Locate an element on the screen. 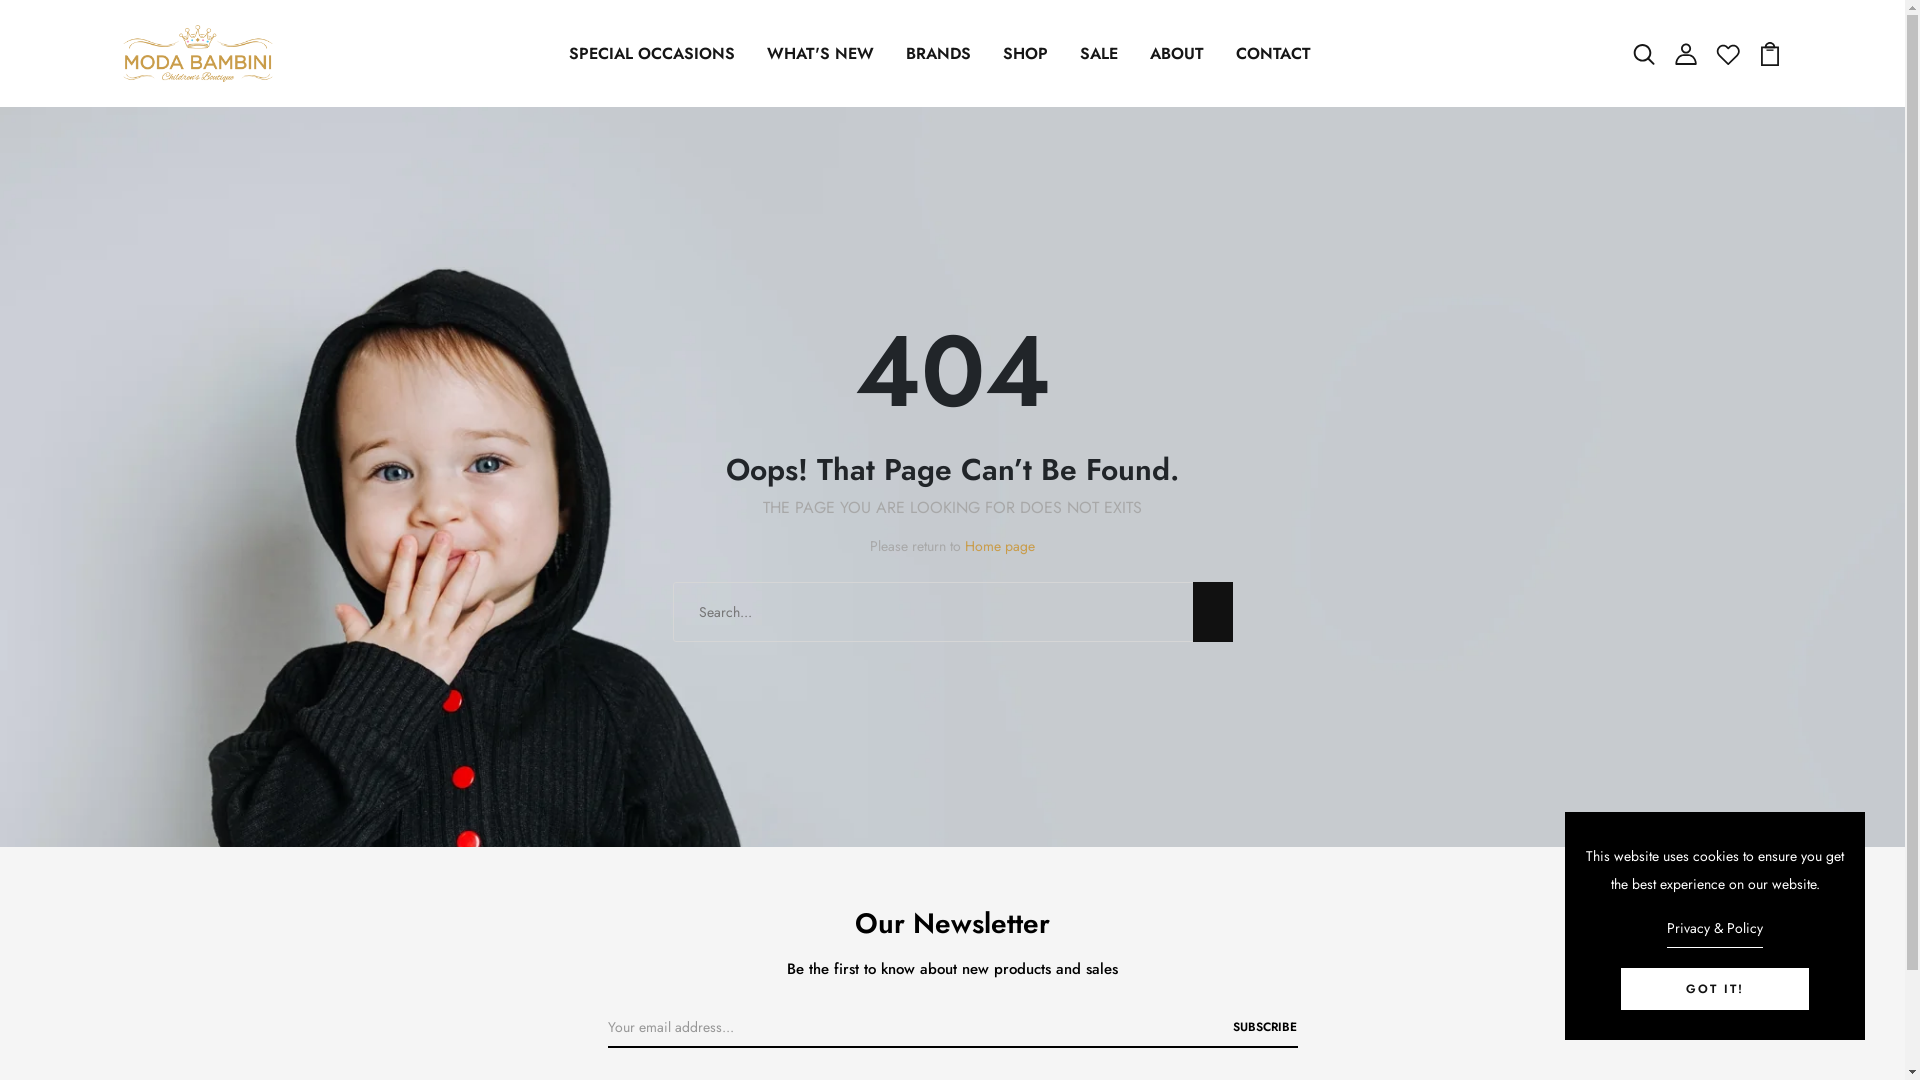  'SUBSCRIBE' is located at coordinates (1231, 1026).